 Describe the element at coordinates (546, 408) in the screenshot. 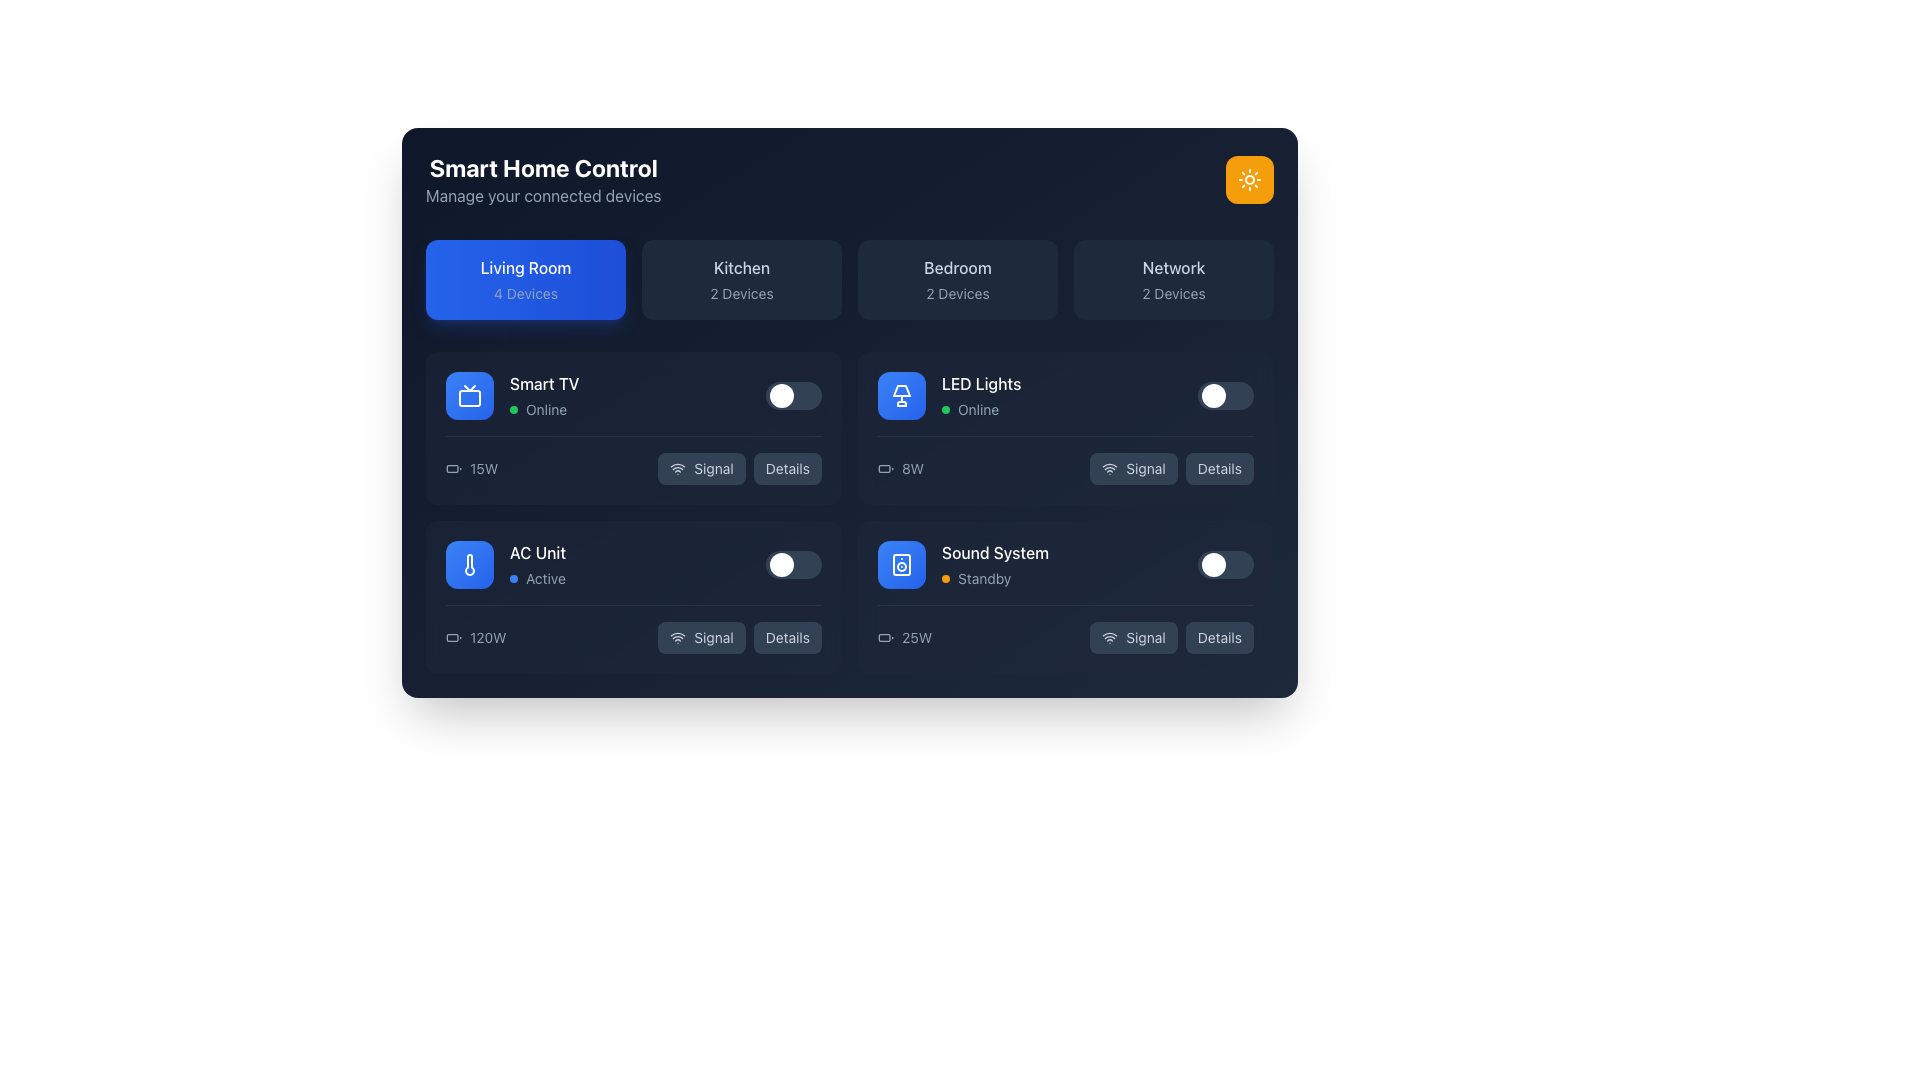

I see `the status indicator text label that shows the device is currently online, located to the right of the small green indicator dot under the 'Smart TV' label in the 'Living Room' section` at that location.